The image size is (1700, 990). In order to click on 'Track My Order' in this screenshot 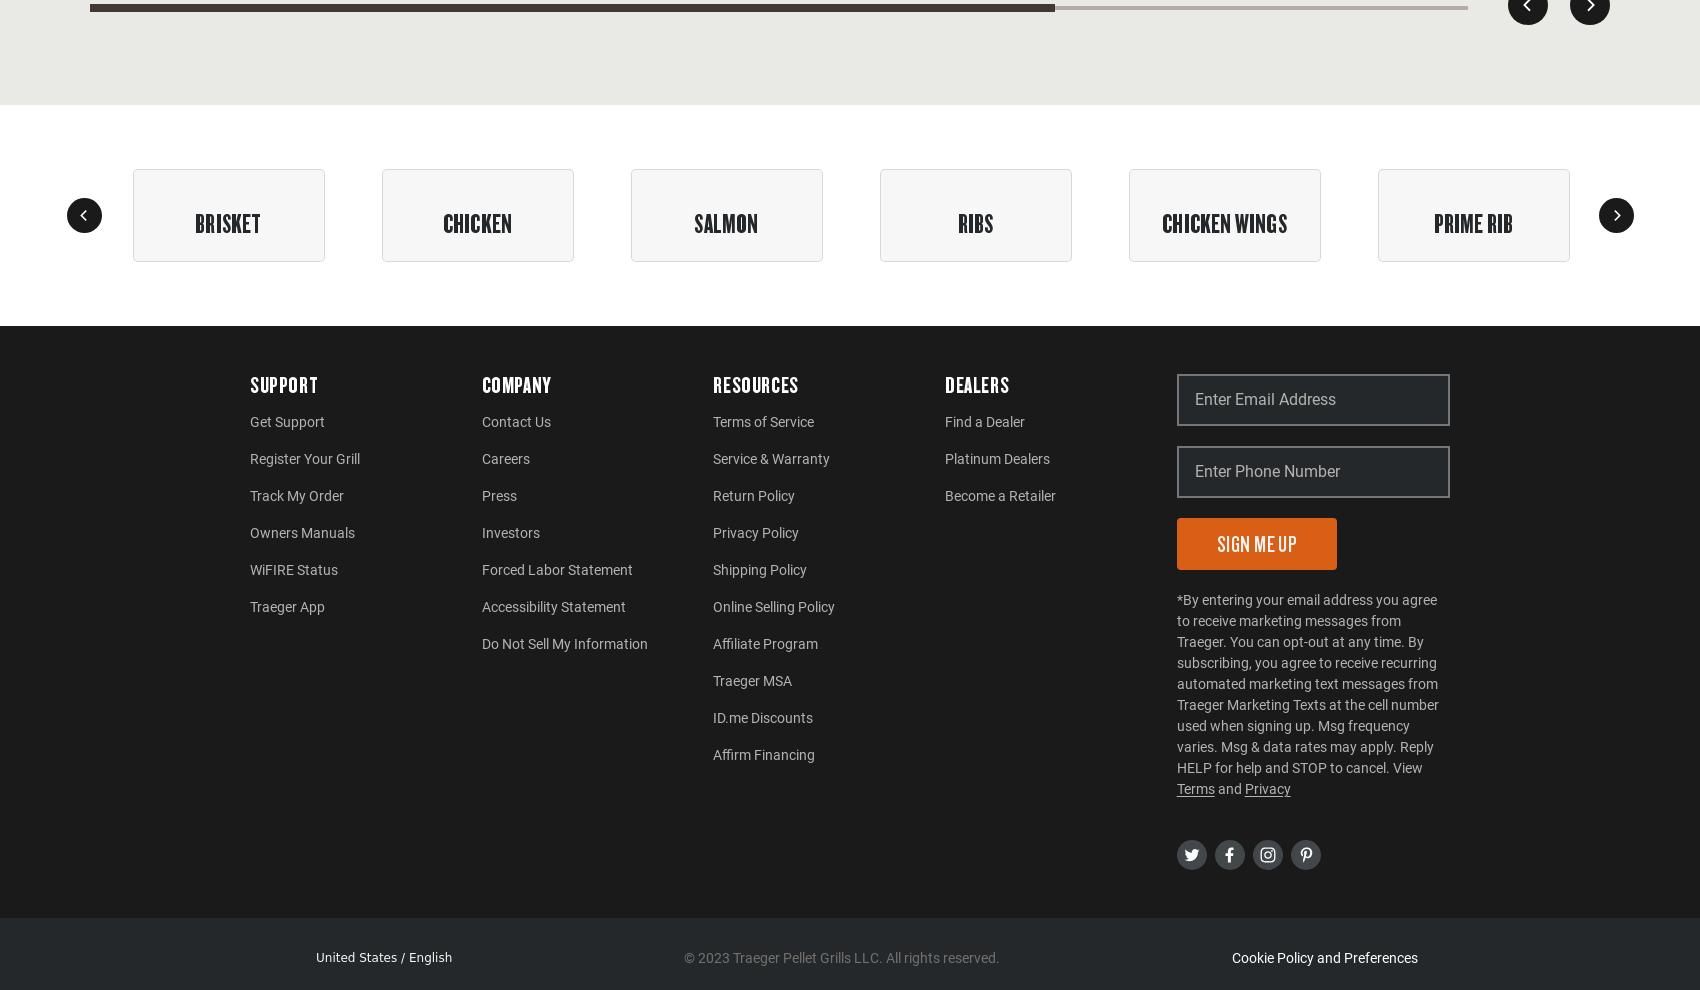, I will do `click(250, 495)`.